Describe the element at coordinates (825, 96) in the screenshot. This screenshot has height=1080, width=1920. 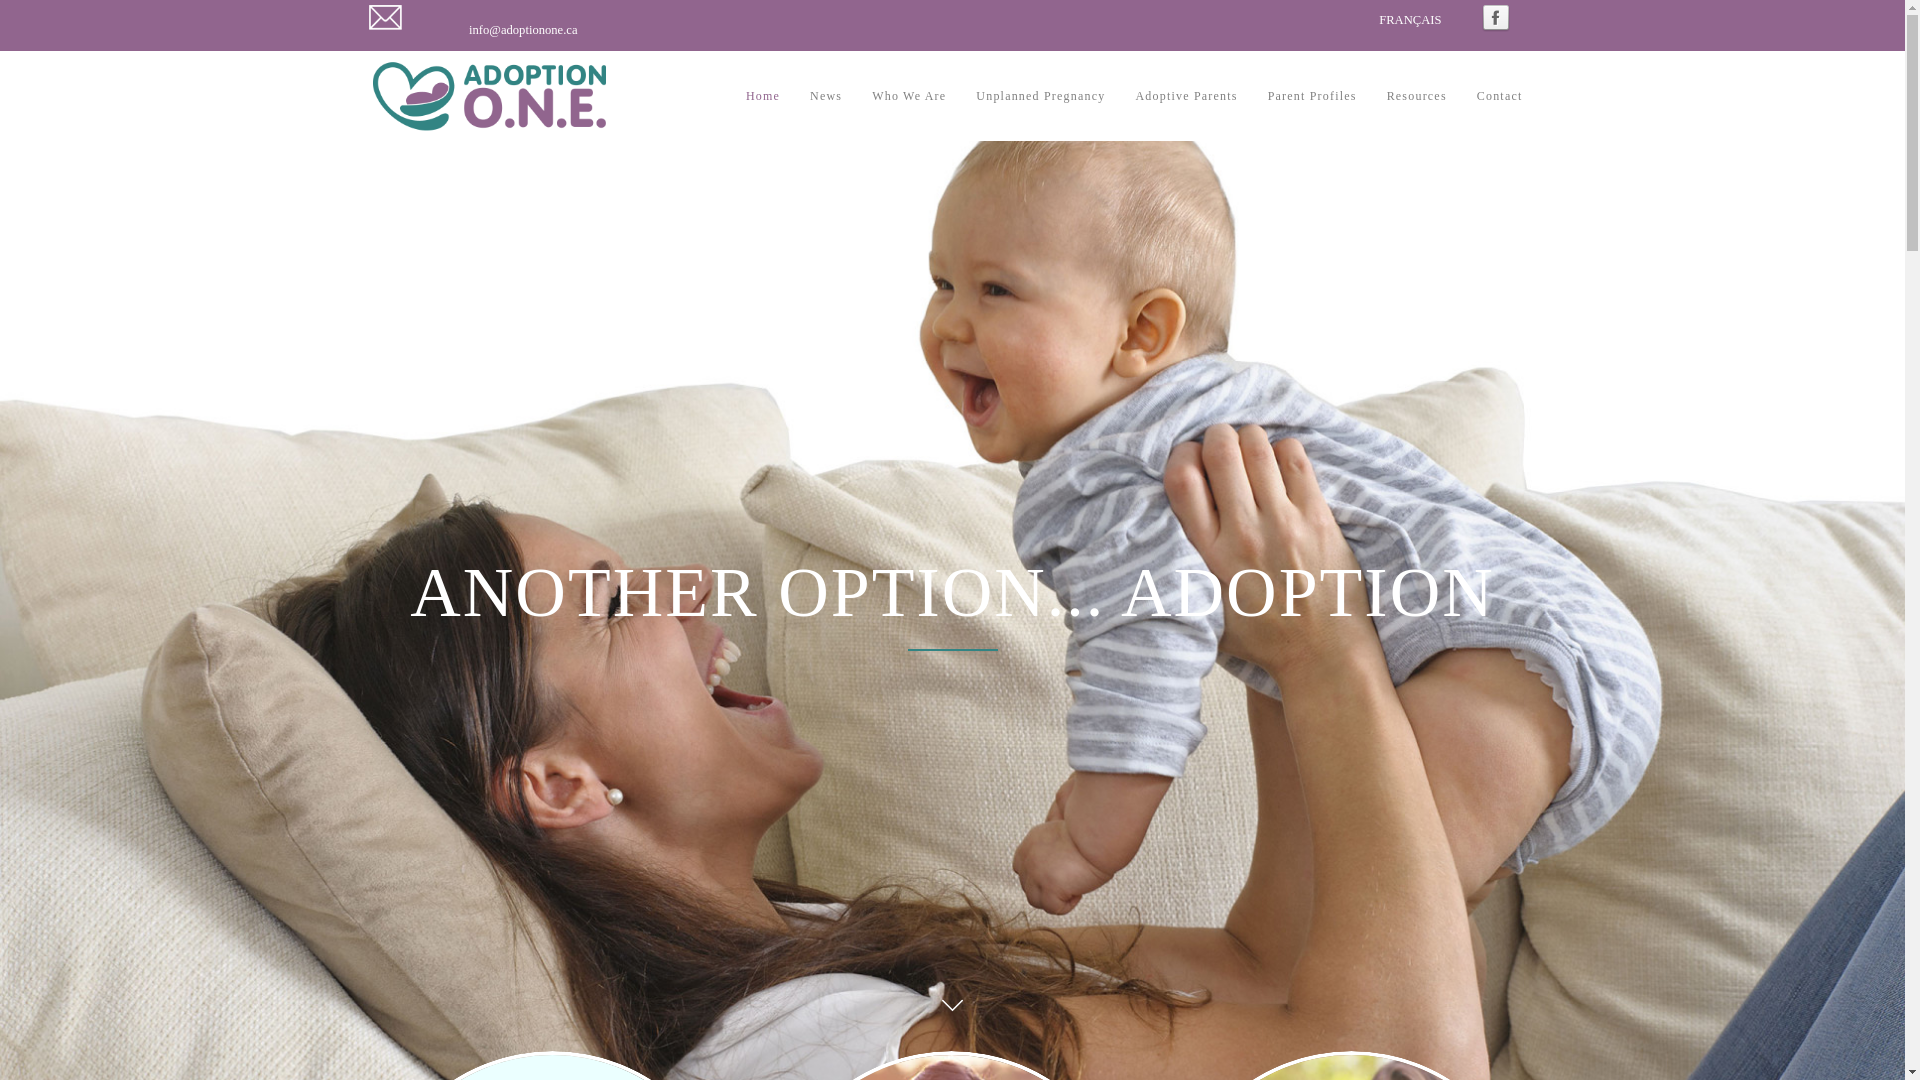
I see `'News'` at that location.